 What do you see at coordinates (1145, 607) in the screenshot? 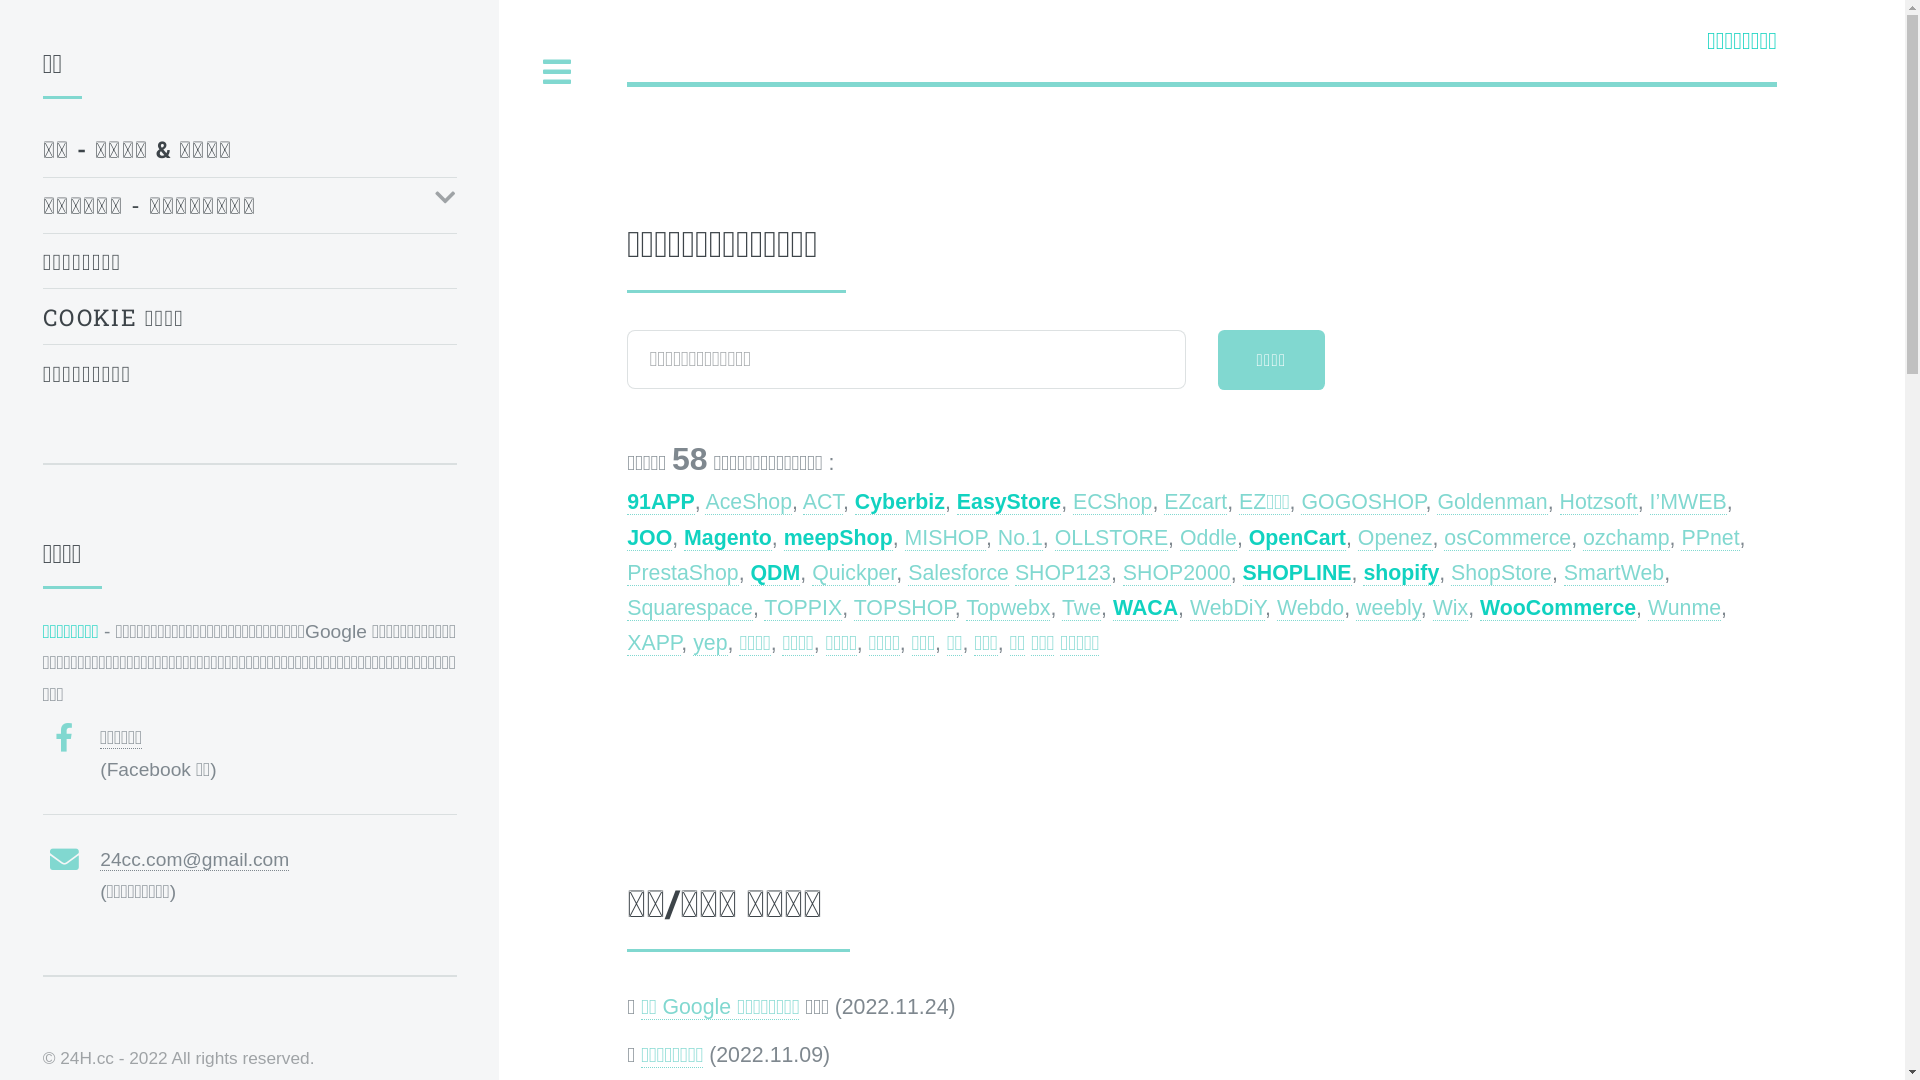
I see `'WACA'` at bounding box center [1145, 607].